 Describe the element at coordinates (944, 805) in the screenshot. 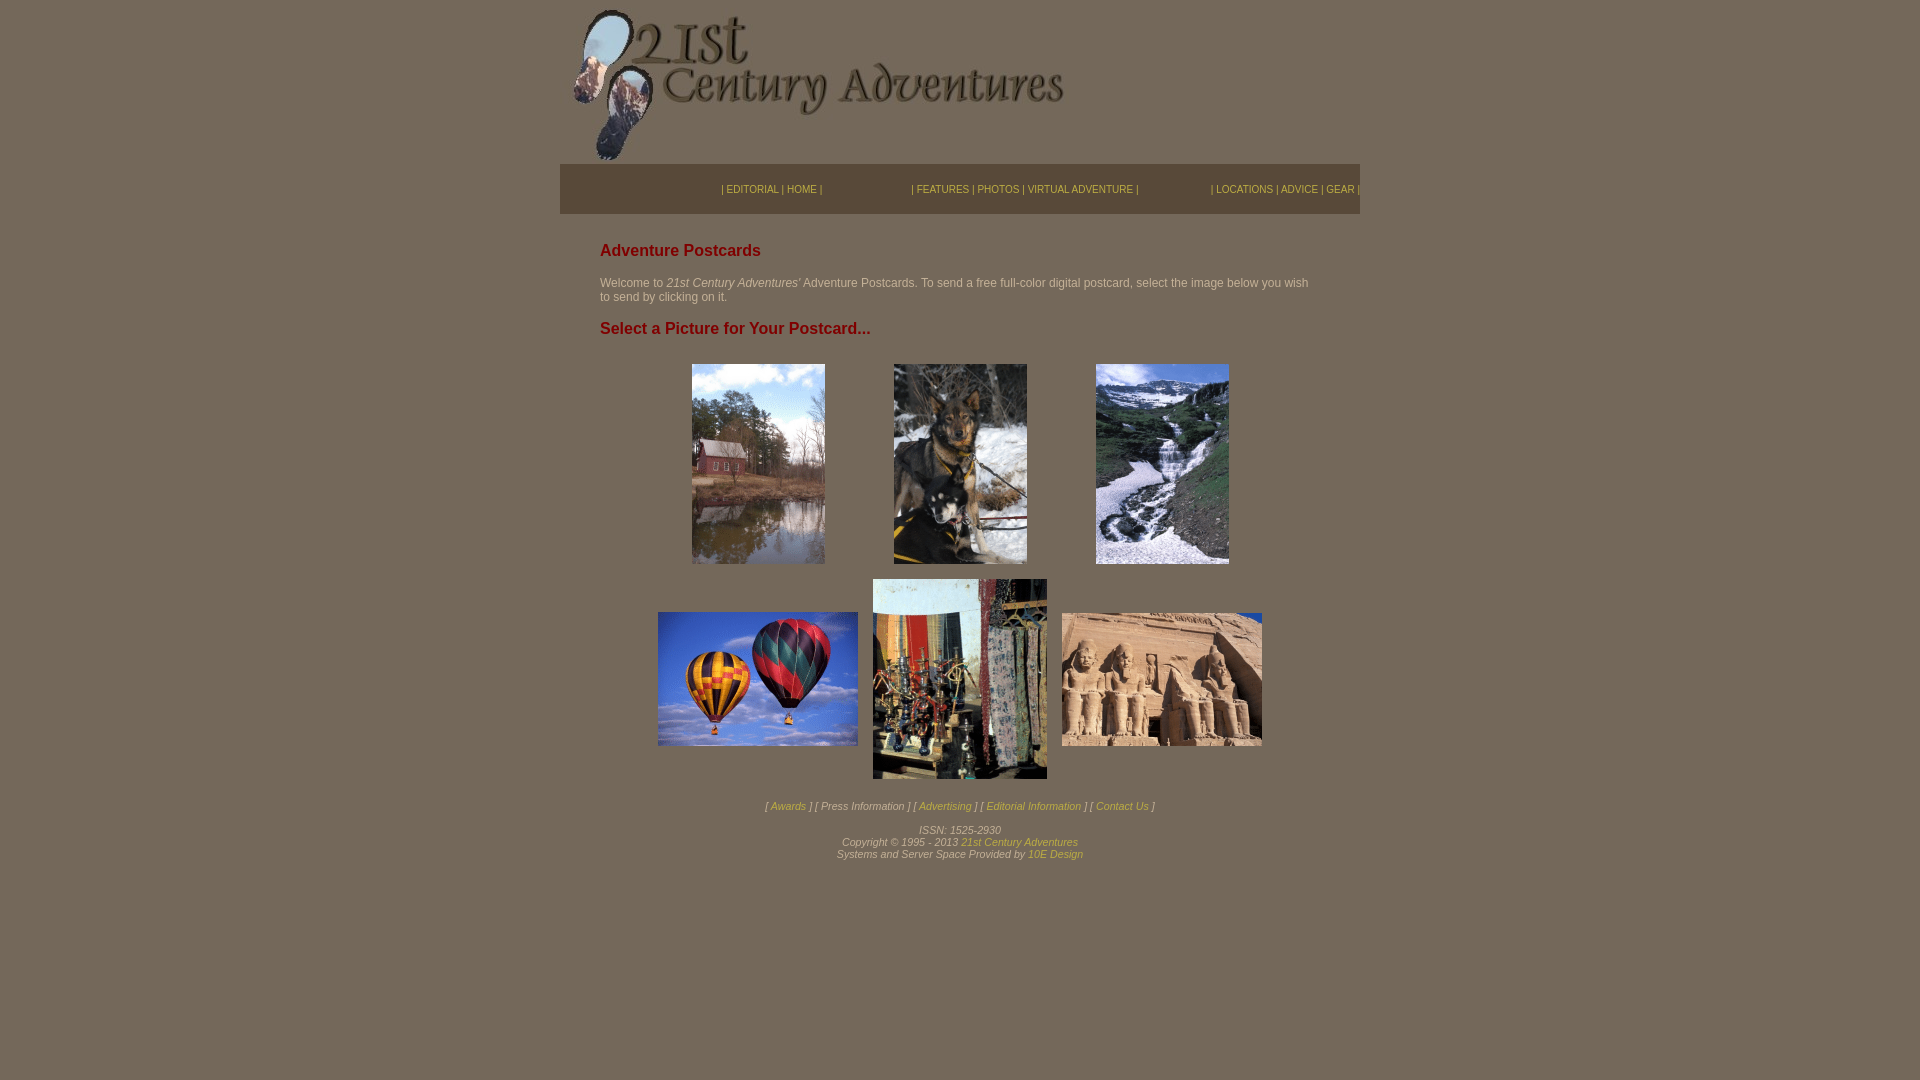

I see `'Advertising'` at that location.